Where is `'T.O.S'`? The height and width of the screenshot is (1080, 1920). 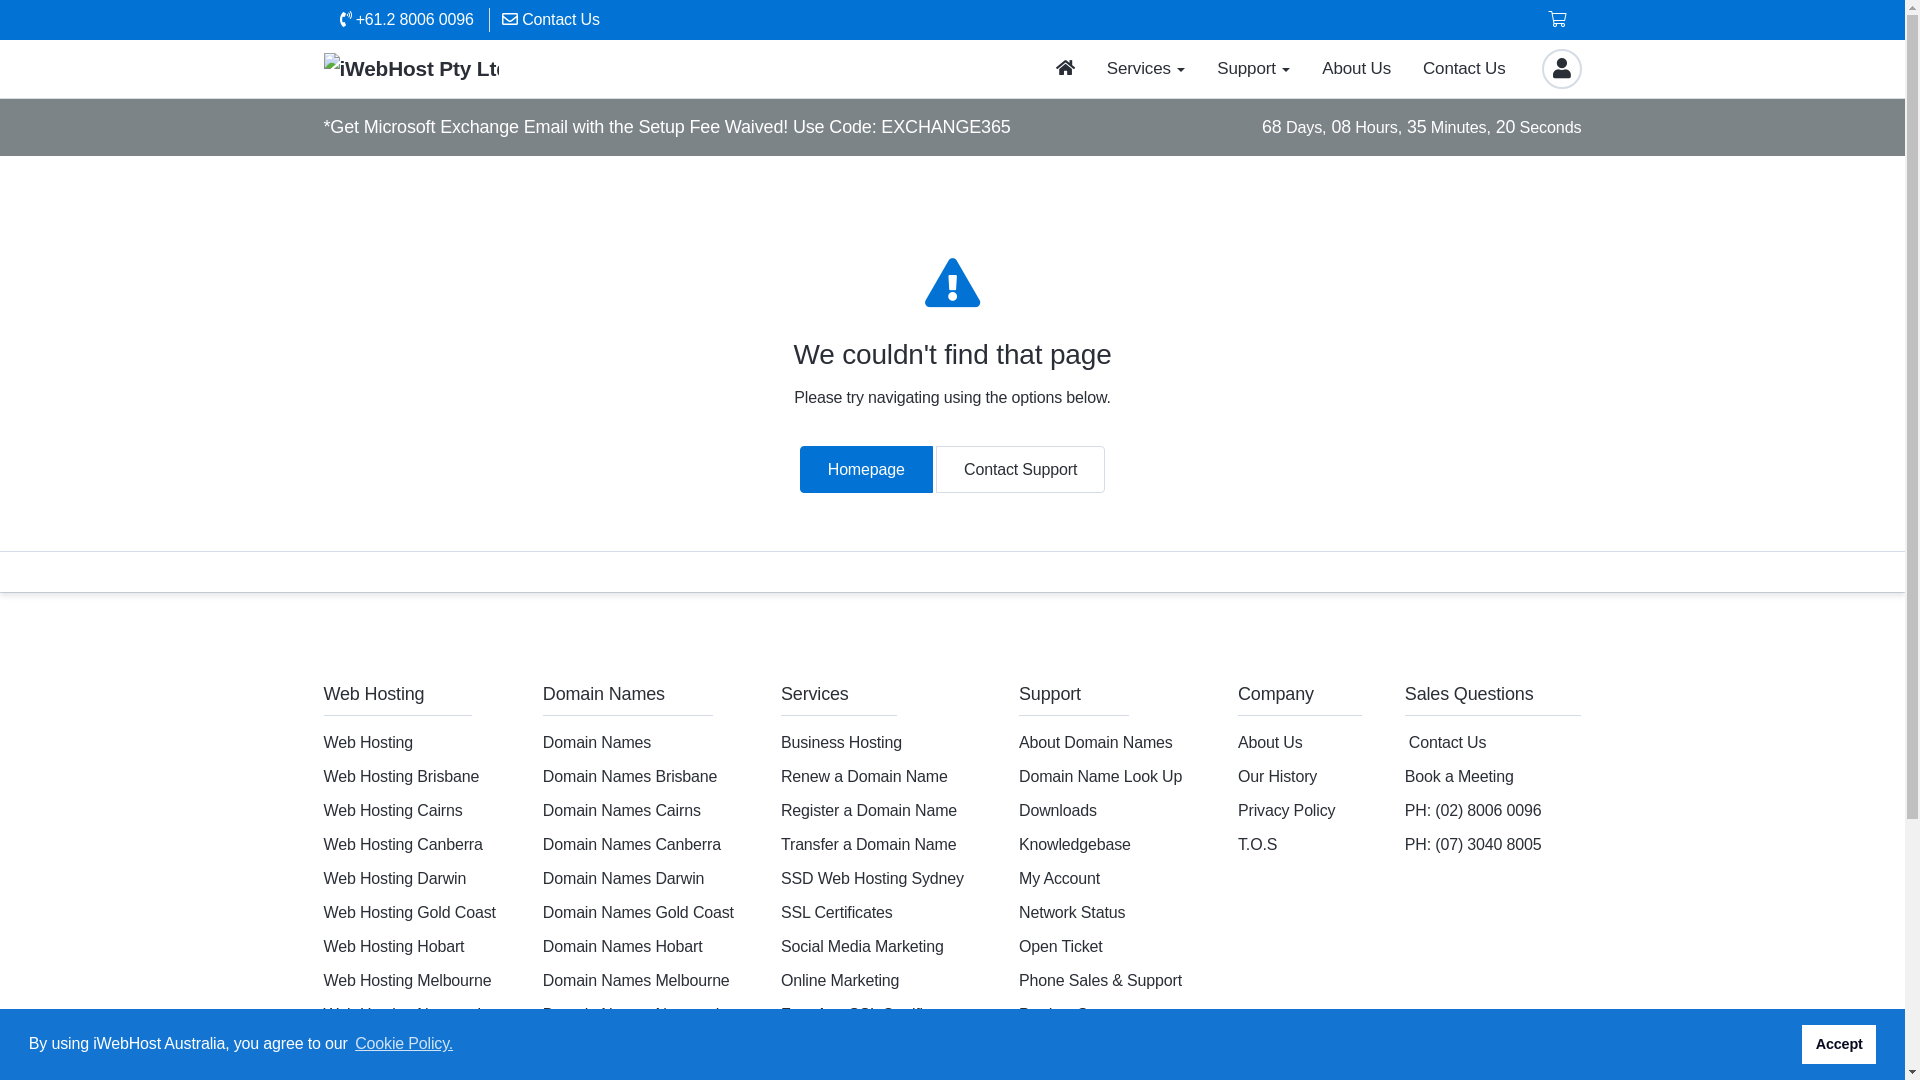
'T.O.S' is located at coordinates (1256, 844).